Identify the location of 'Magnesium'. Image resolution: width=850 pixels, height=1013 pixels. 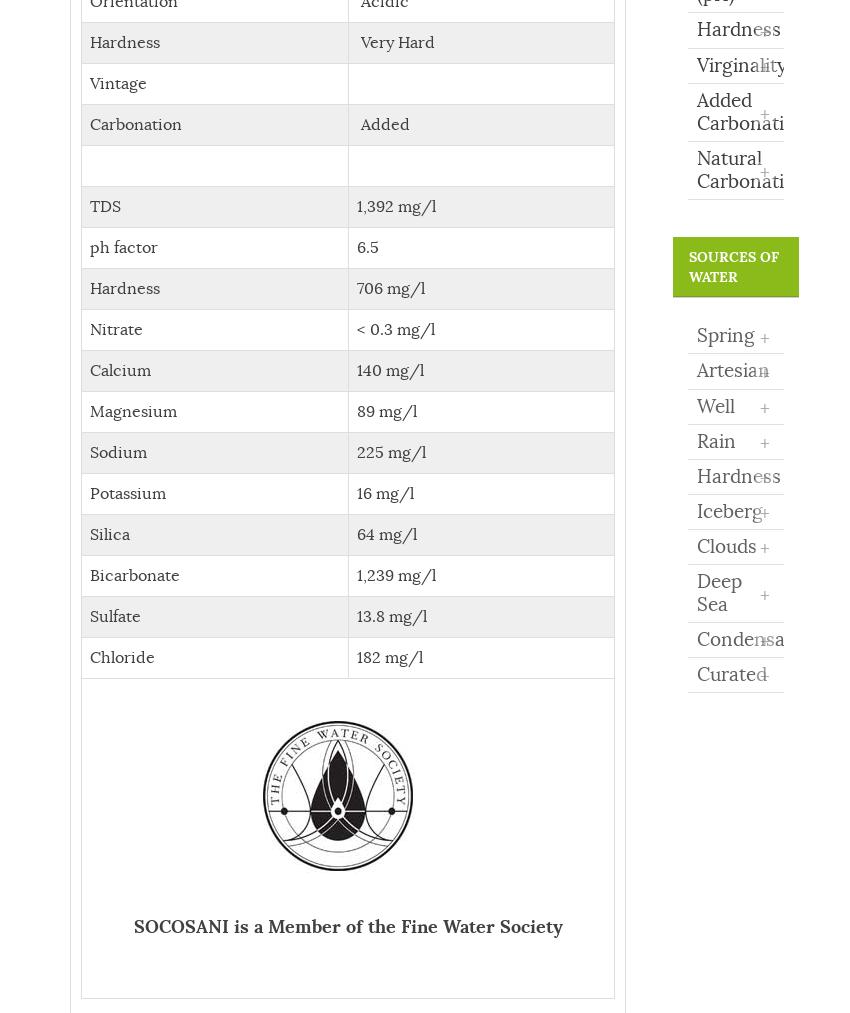
(89, 409).